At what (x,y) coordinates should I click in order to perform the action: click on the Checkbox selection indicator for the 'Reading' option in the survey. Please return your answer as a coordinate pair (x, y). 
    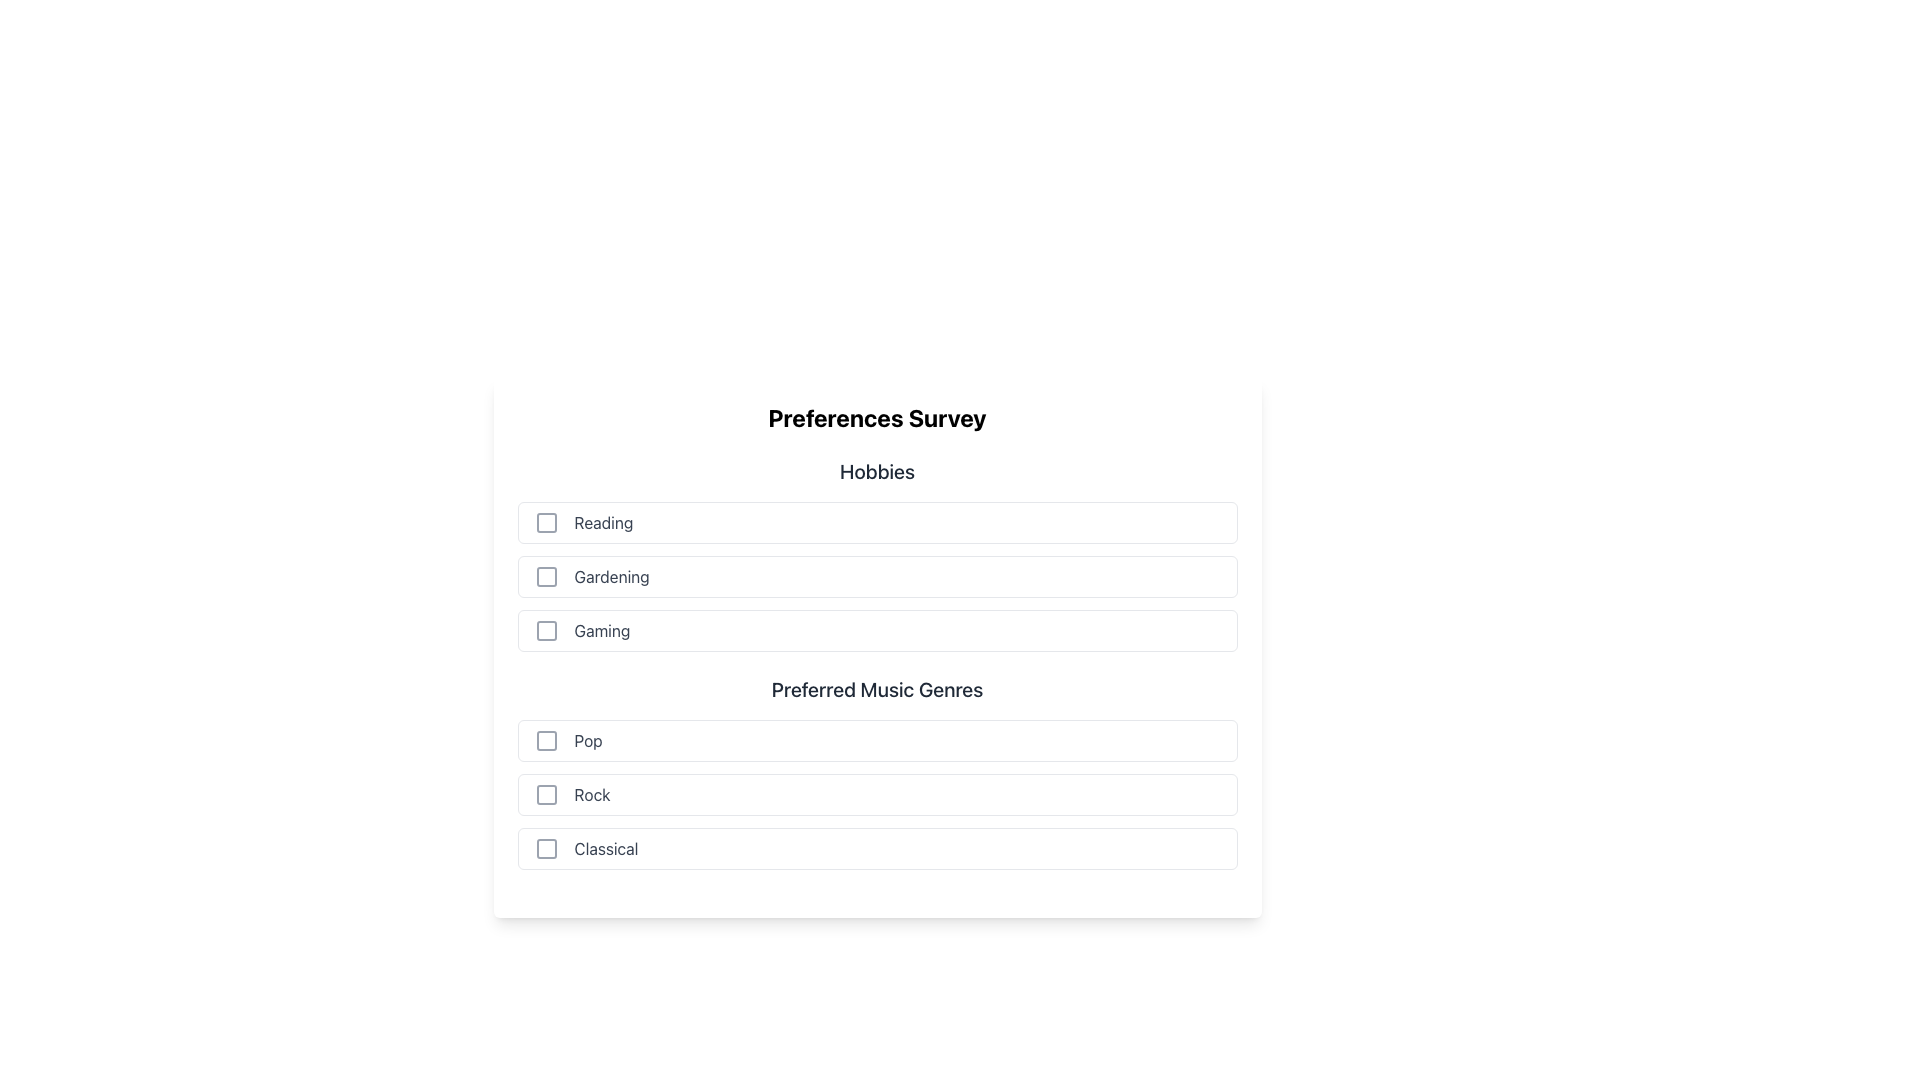
    Looking at the image, I should click on (546, 522).